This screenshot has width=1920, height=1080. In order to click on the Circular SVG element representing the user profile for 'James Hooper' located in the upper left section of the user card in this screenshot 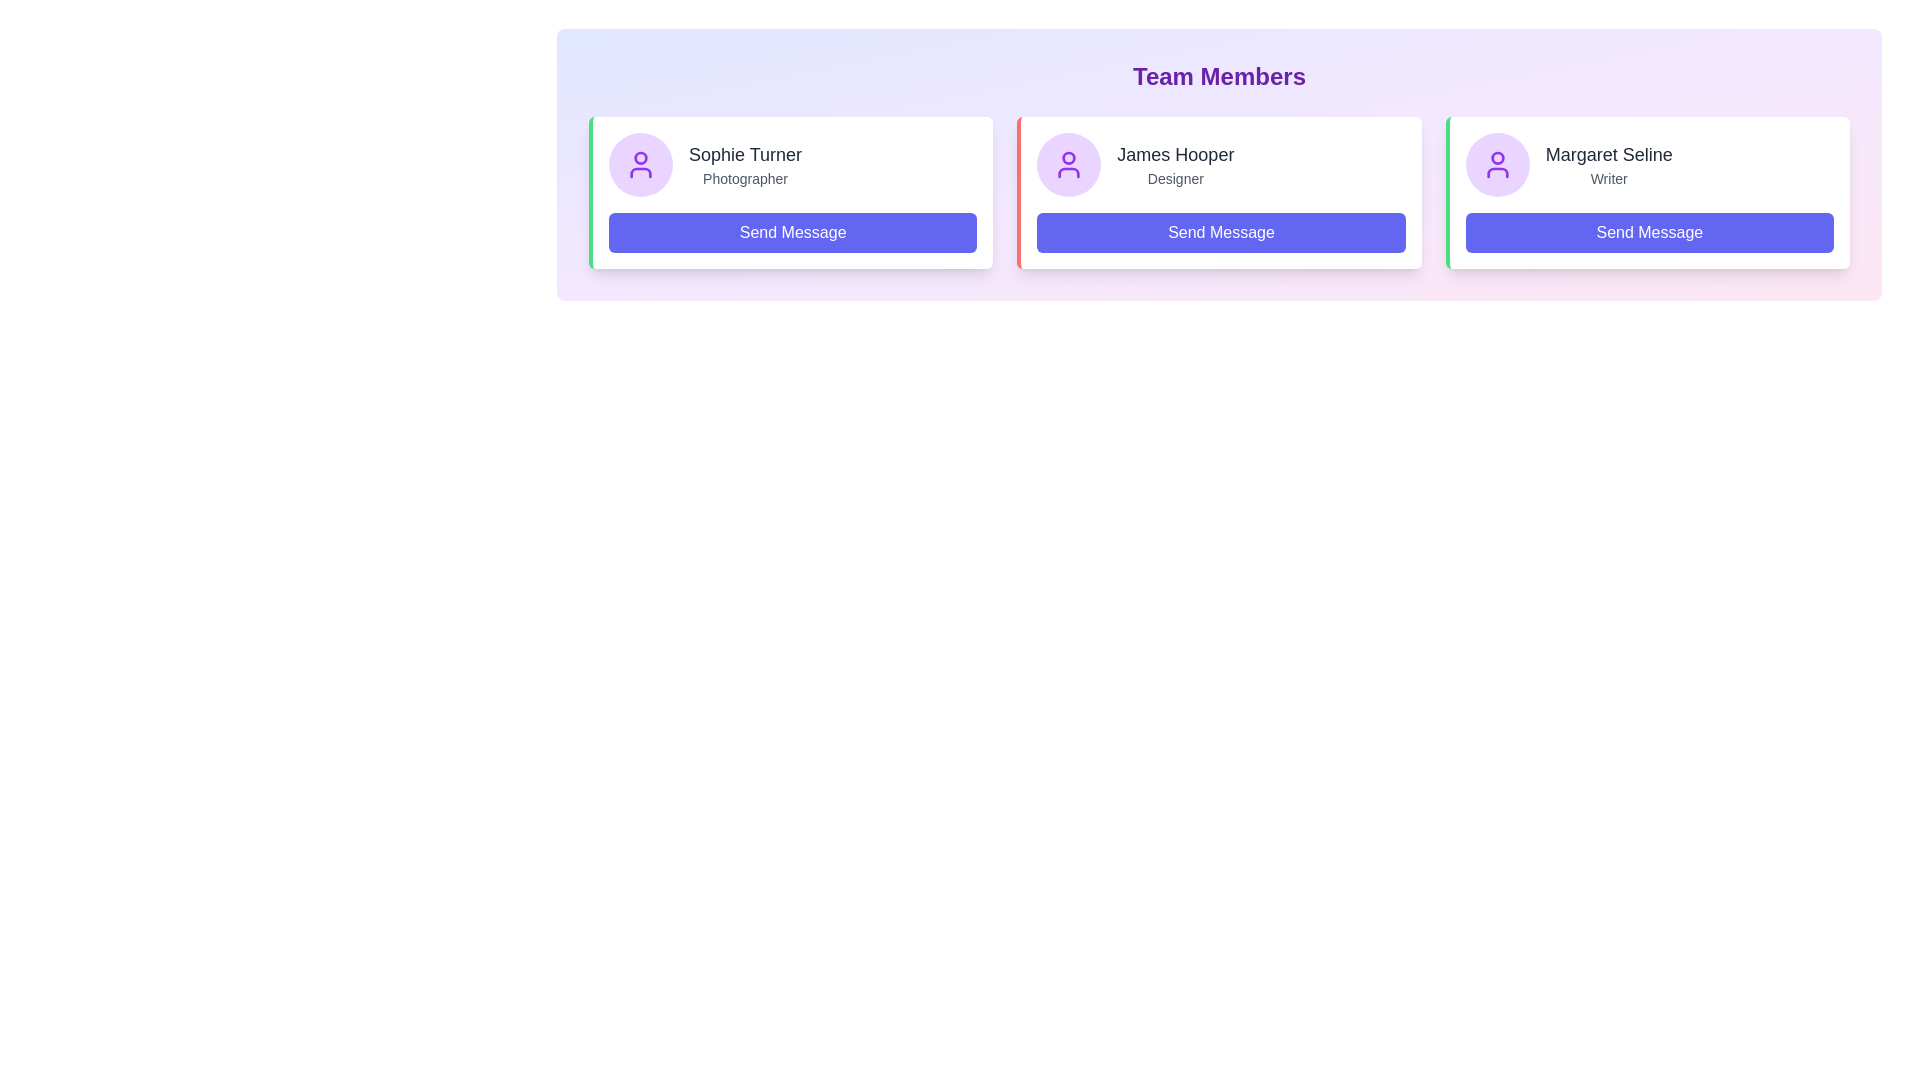, I will do `click(1068, 157)`.